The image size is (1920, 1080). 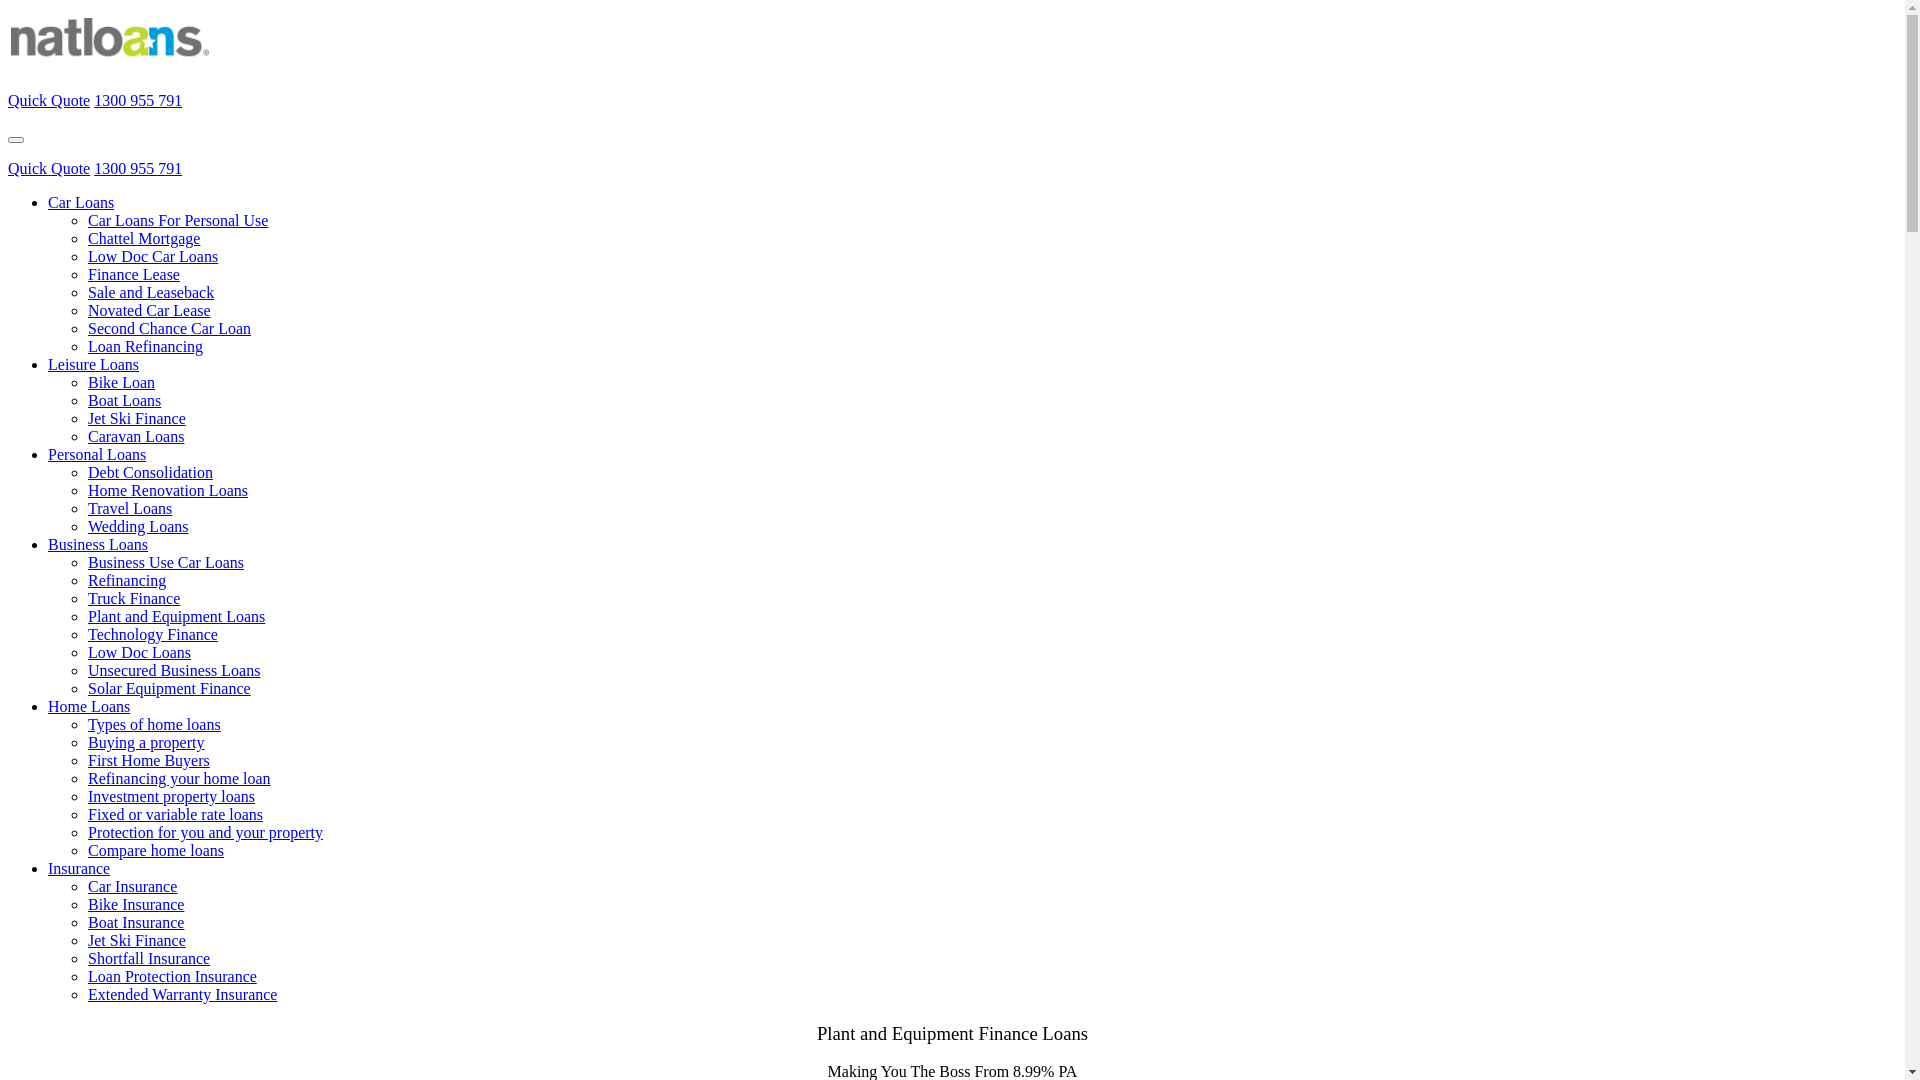 What do you see at coordinates (137, 100) in the screenshot?
I see `'1300 955 791'` at bounding box center [137, 100].